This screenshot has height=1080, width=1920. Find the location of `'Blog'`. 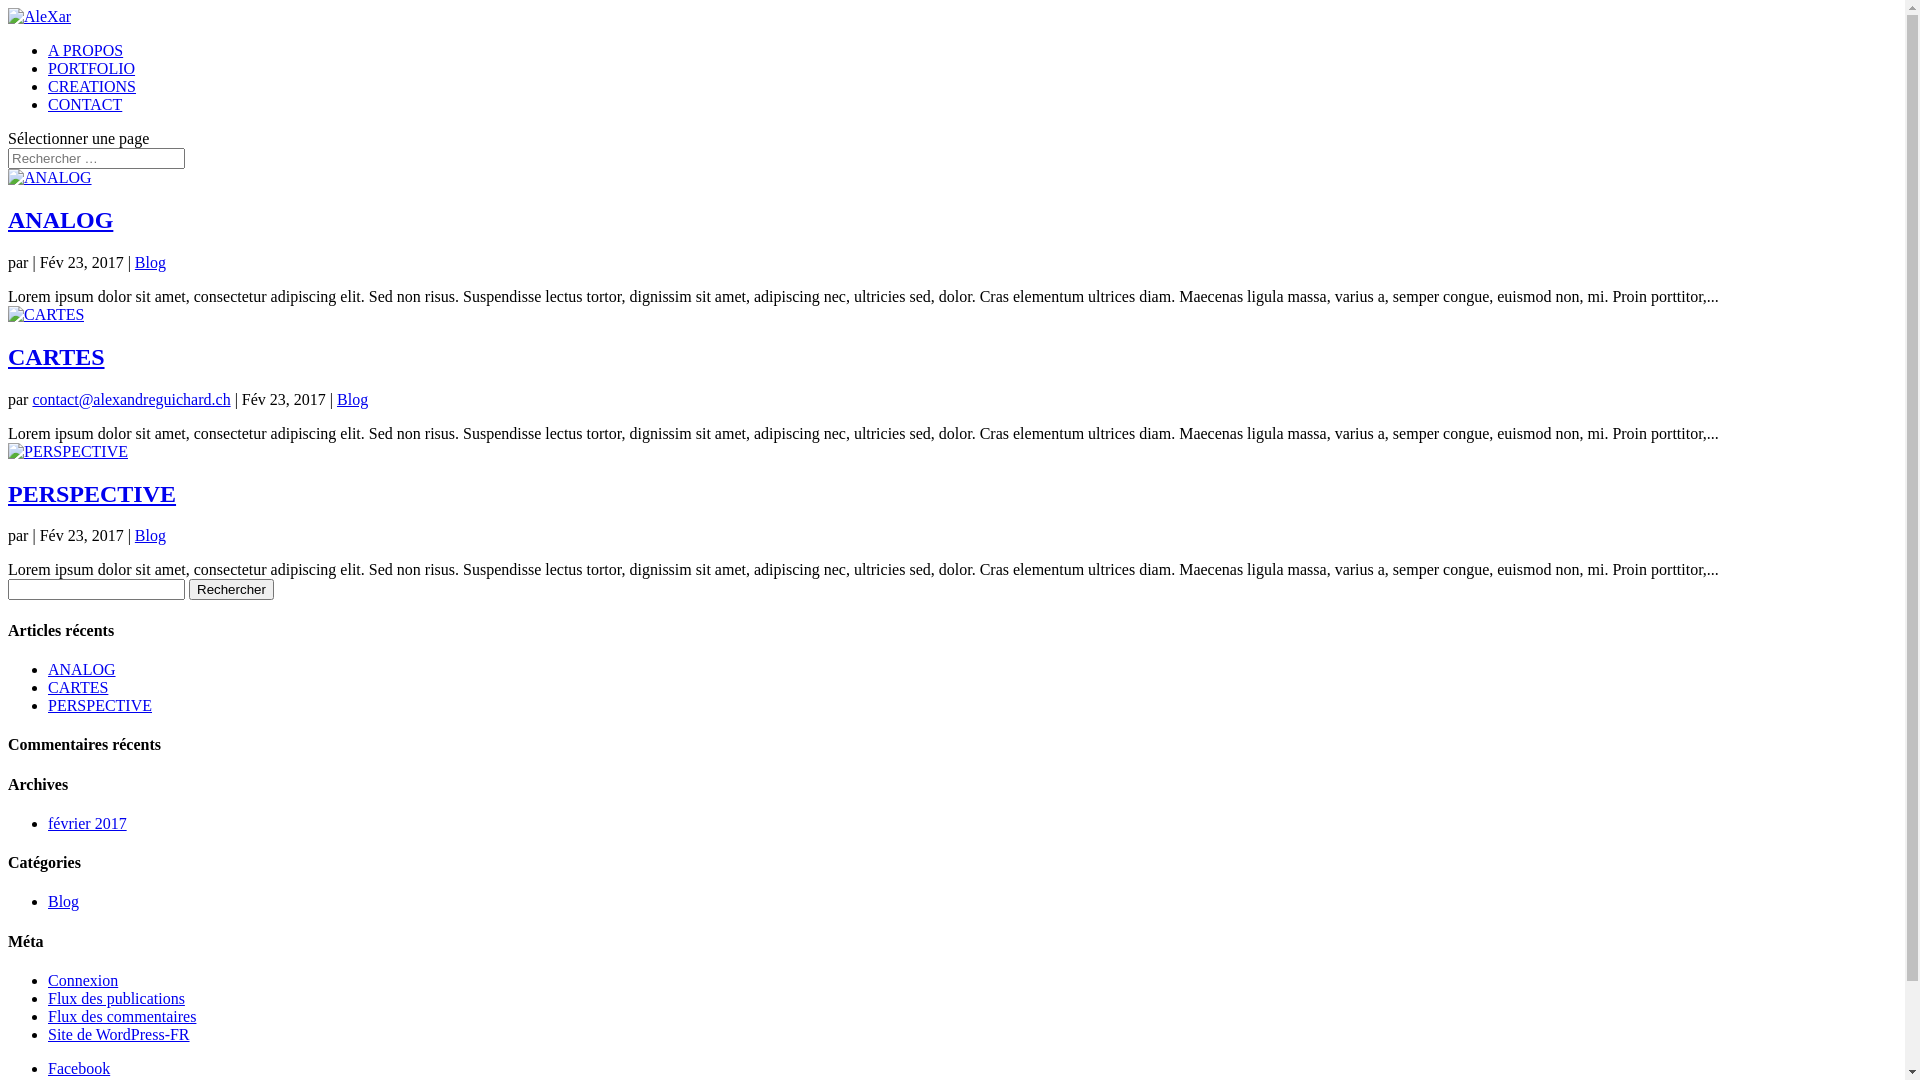

'Blog' is located at coordinates (149, 261).